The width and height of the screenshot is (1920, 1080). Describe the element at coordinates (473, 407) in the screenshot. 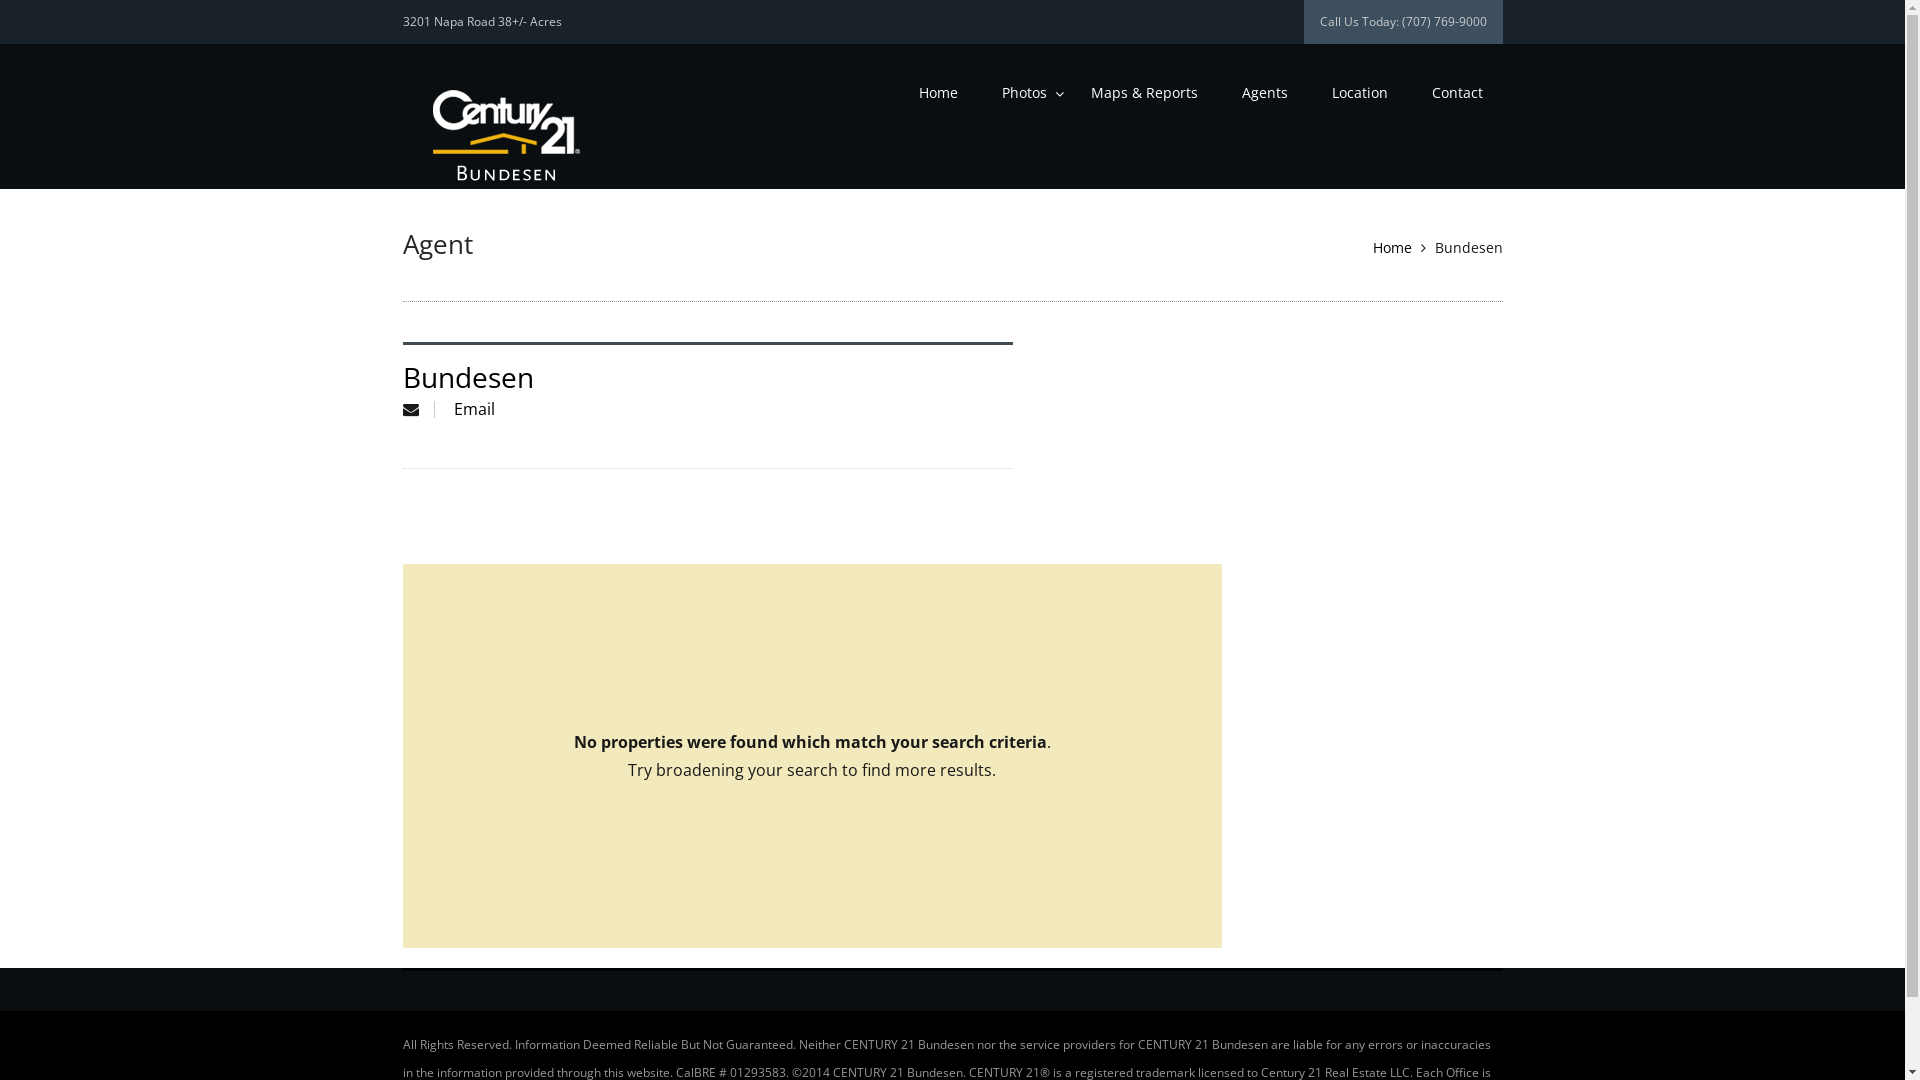

I see `'Email'` at that location.